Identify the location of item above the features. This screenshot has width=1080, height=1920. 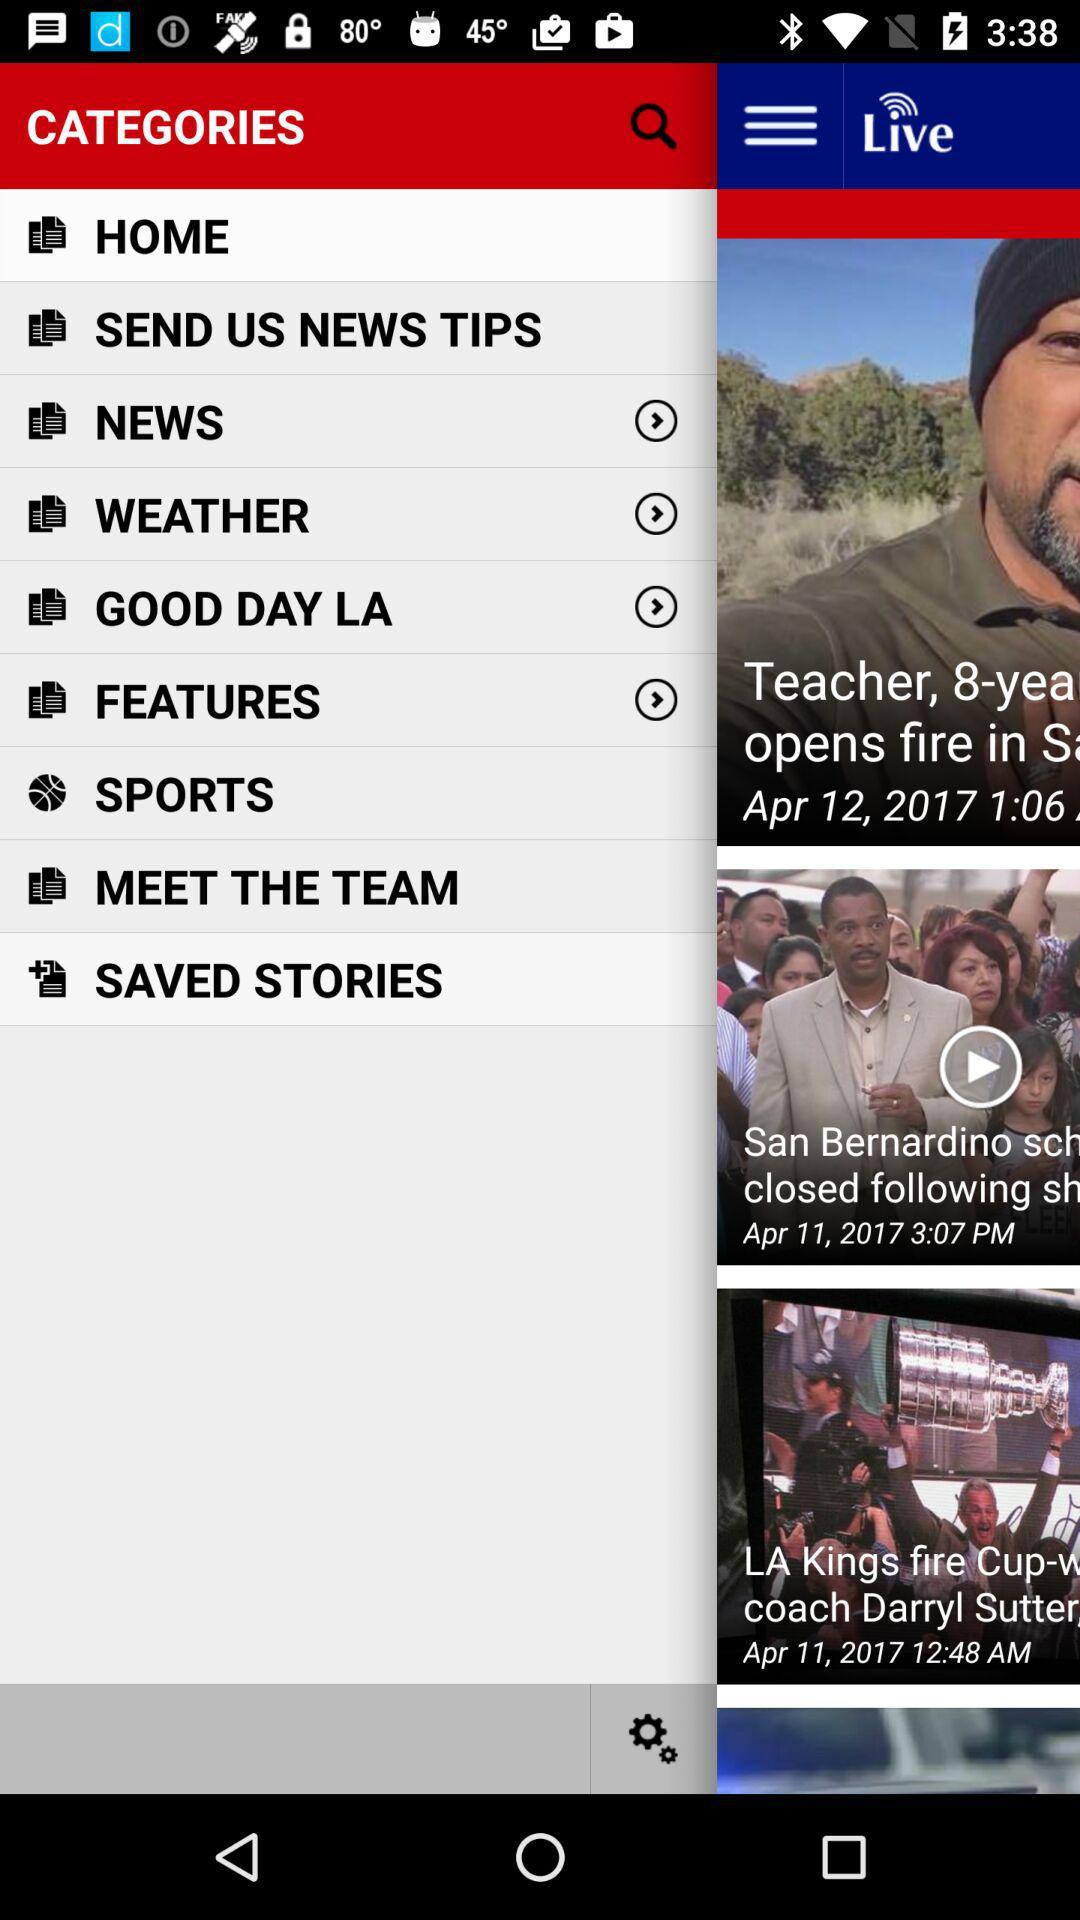
(242, 606).